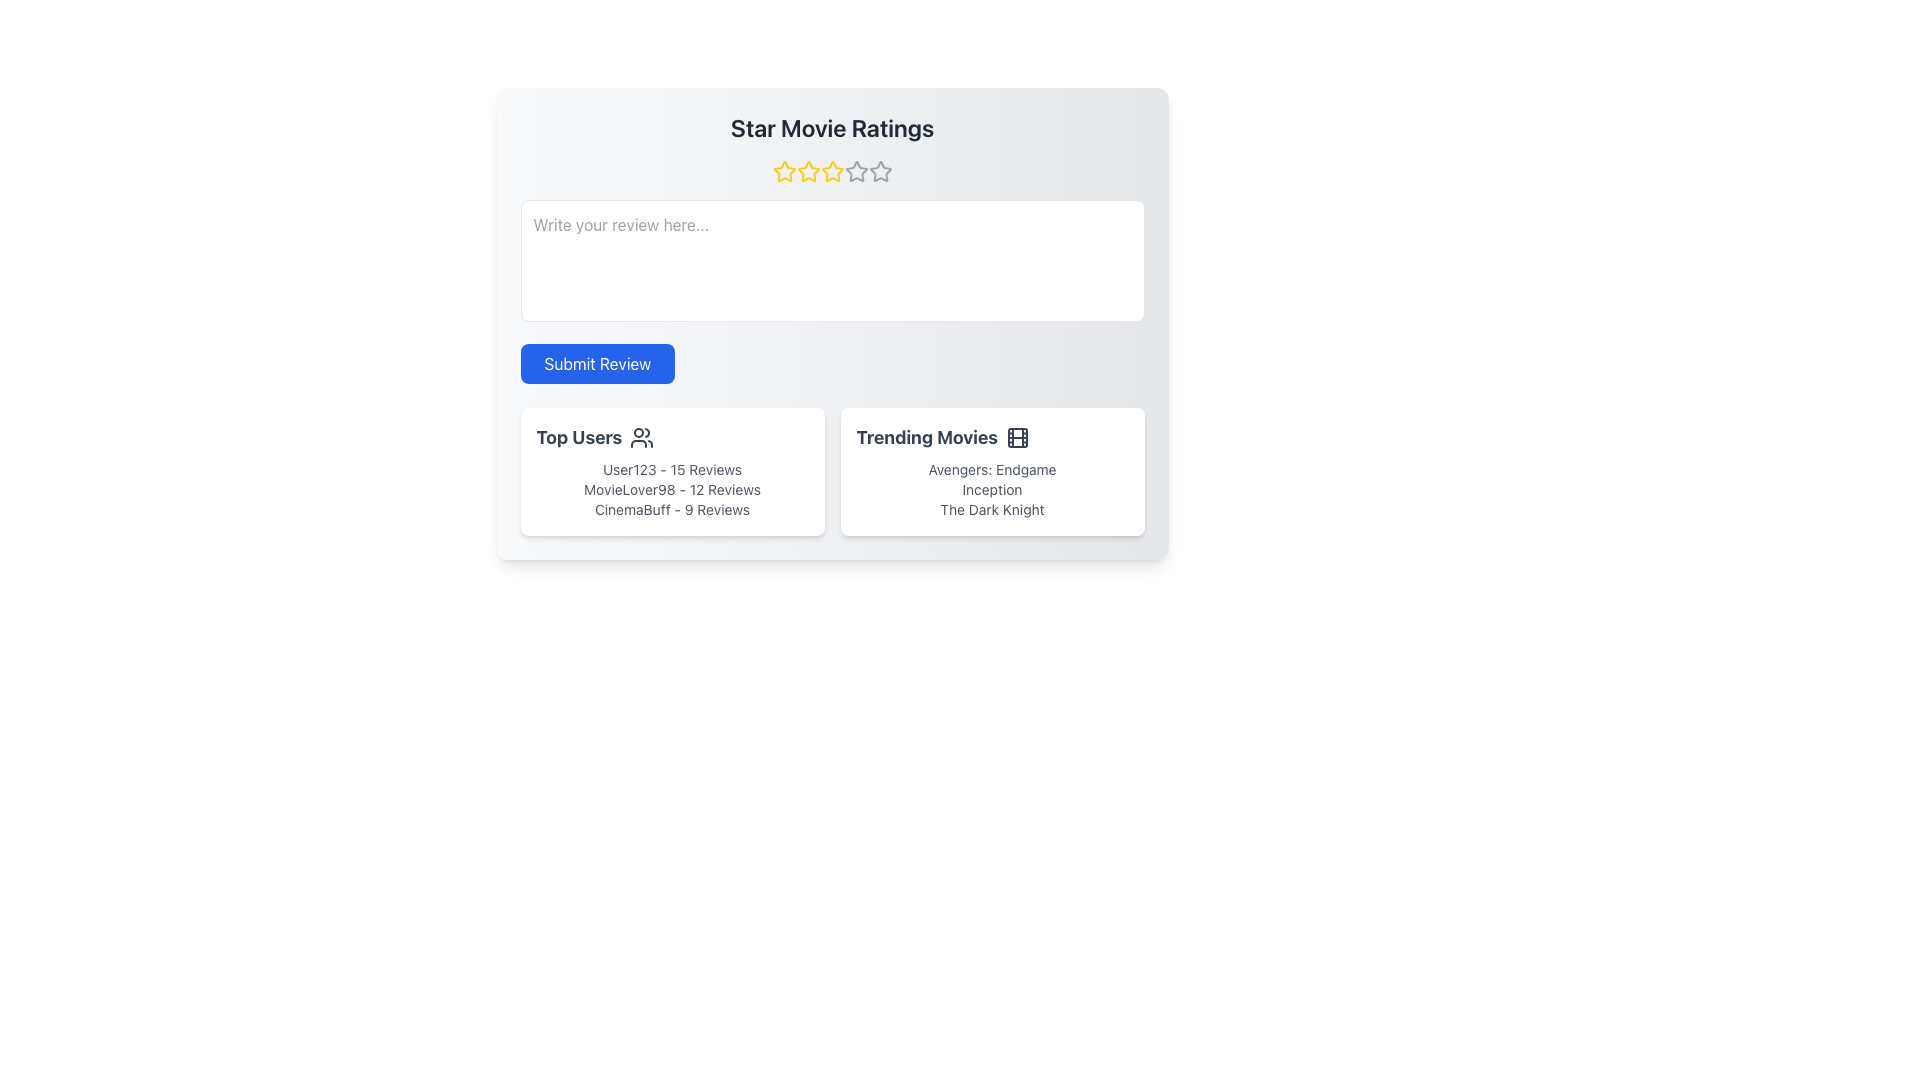 The height and width of the screenshot is (1080, 1920). Describe the element at coordinates (992, 489) in the screenshot. I see `the static text element representing the title of a trending movie, located as the second listing in the 'Trending Movies' section` at that location.